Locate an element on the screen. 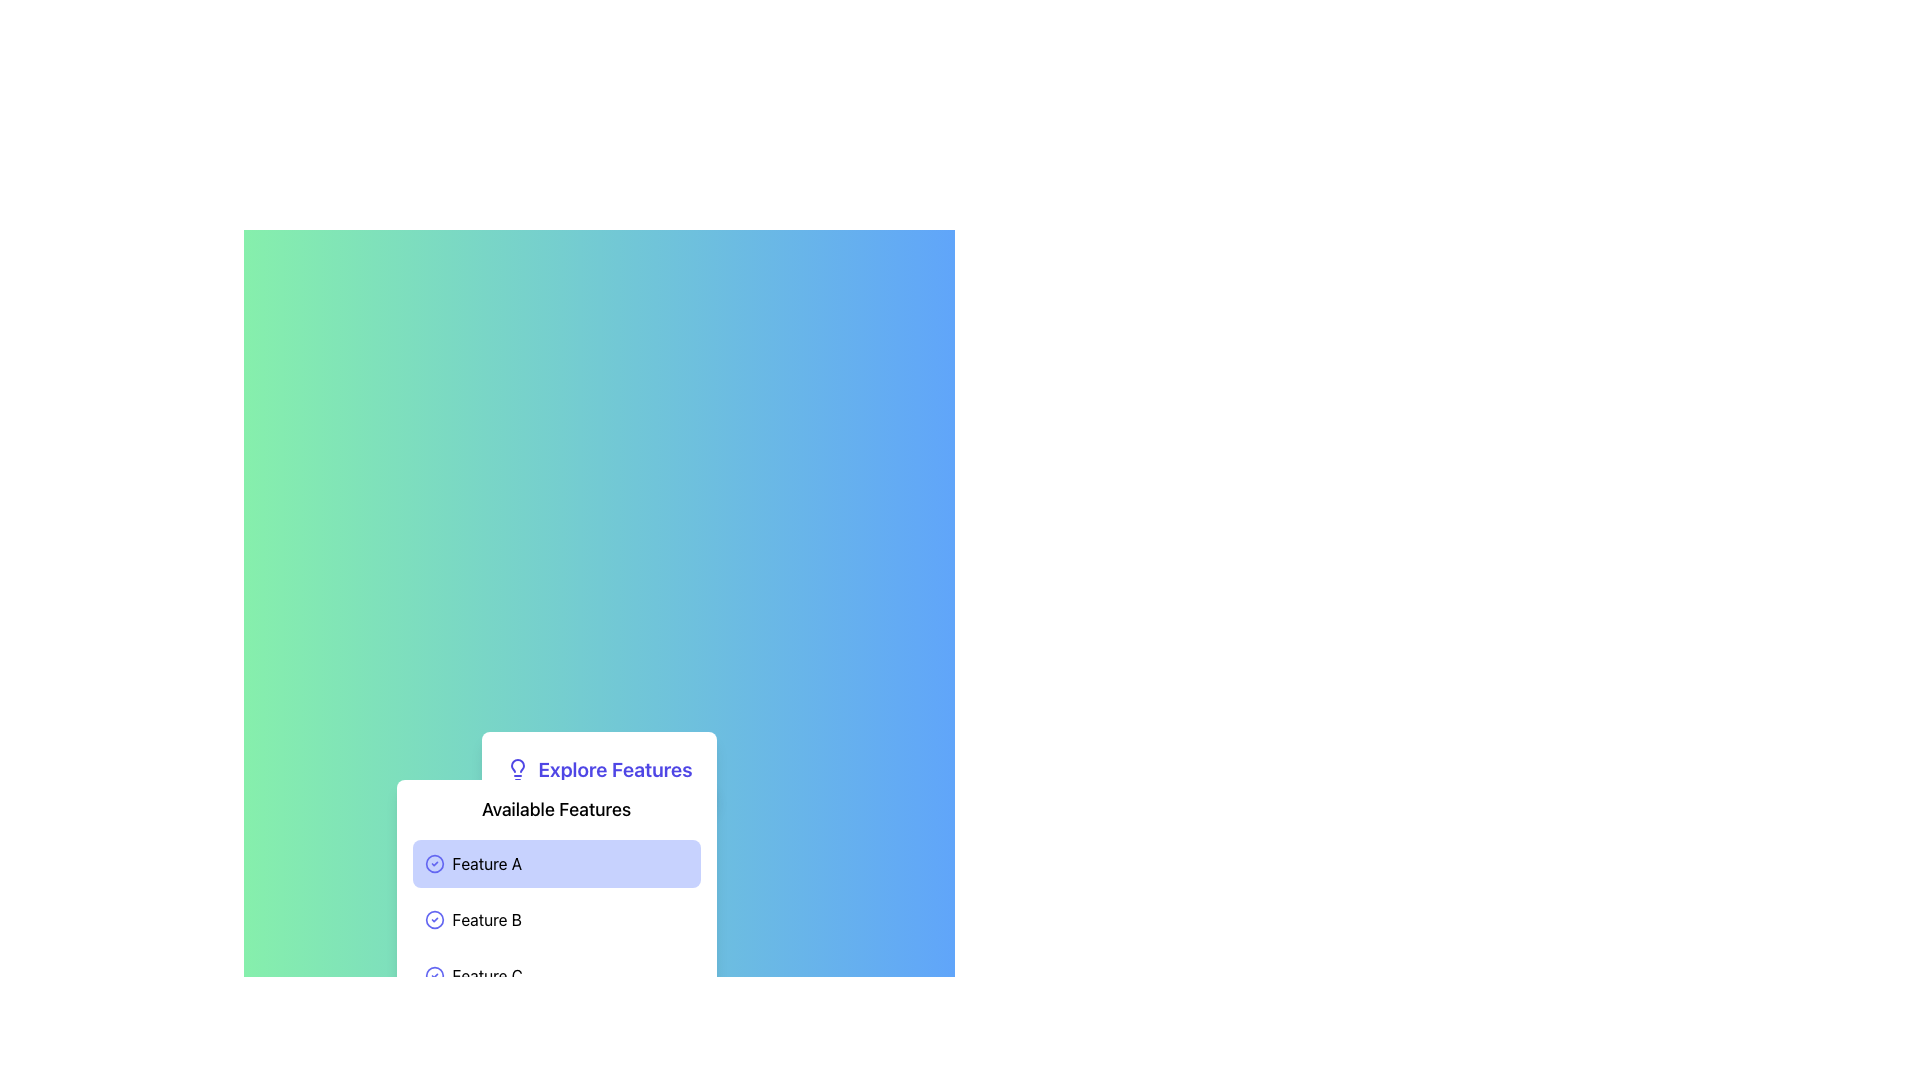 The height and width of the screenshot is (1080, 1920). the third list item labeled 'Feature C' is located at coordinates (556, 974).